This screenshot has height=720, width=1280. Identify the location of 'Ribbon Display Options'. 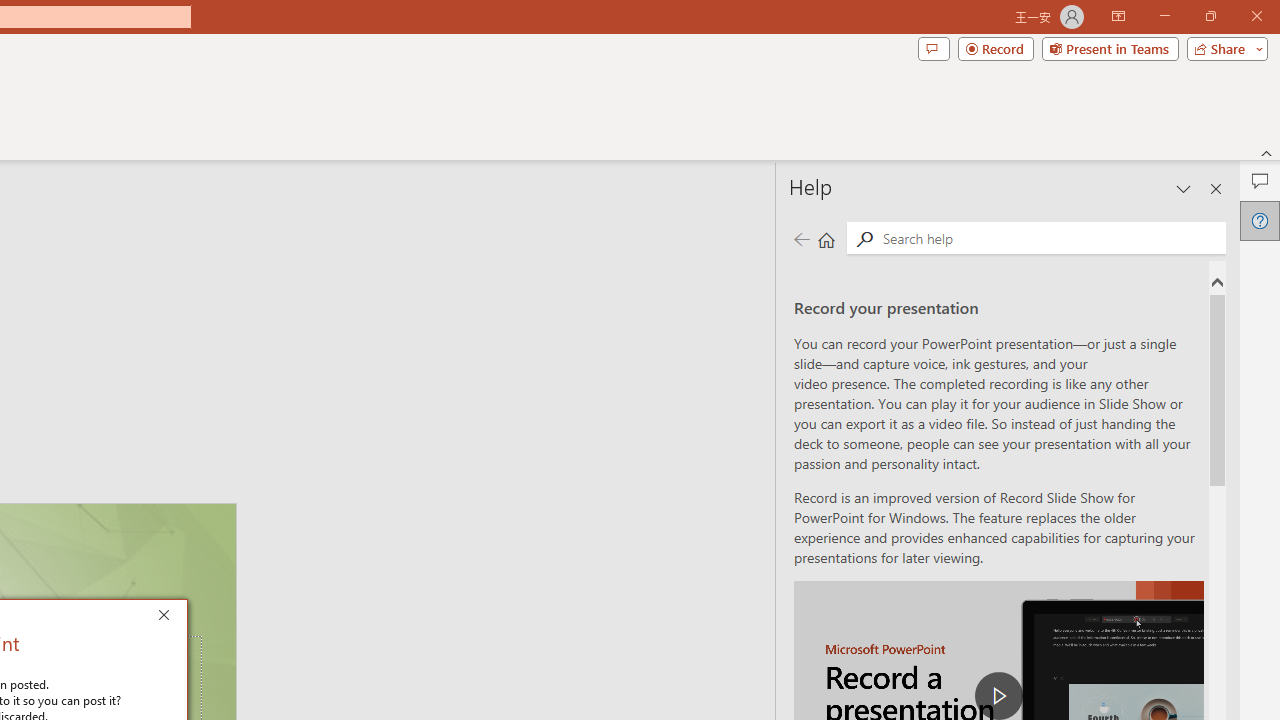
(1117, 16).